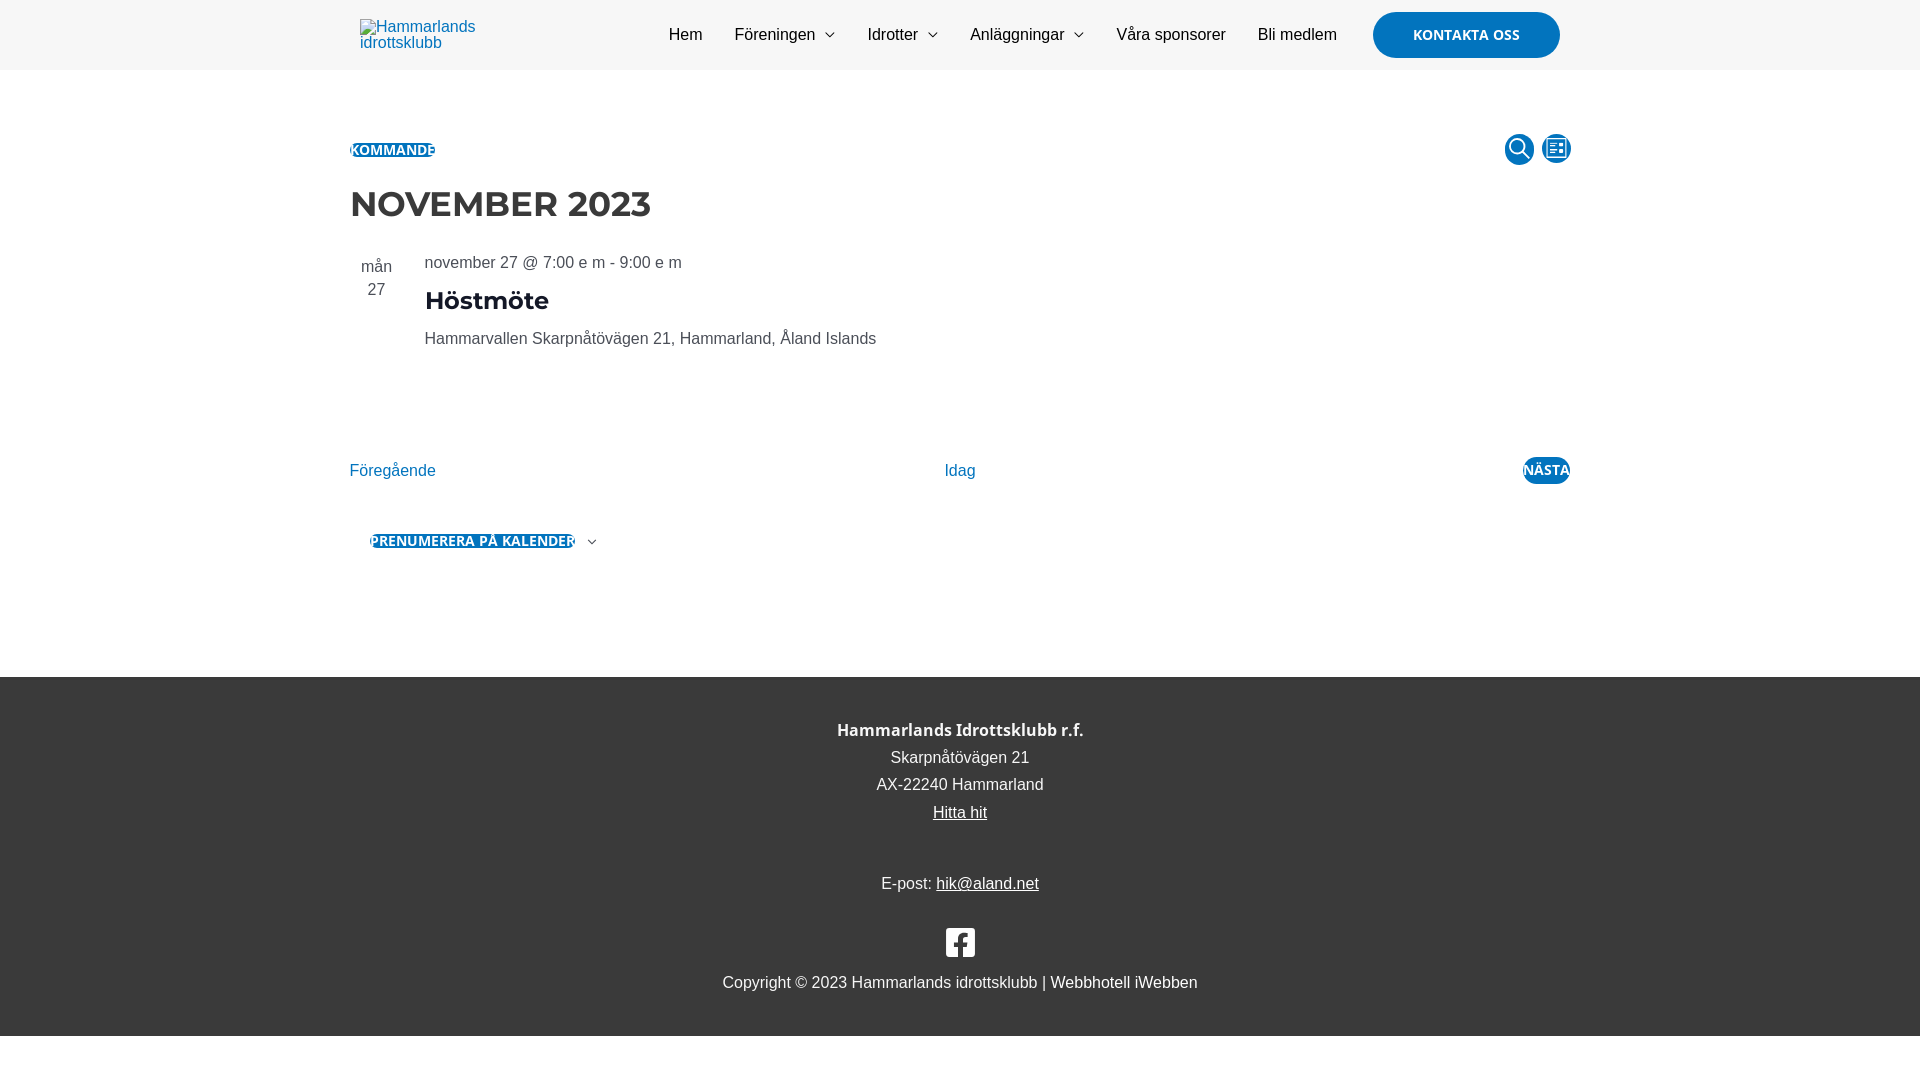 This screenshot has width=1920, height=1080. What do you see at coordinates (686, 34) in the screenshot?
I see `'Hem'` at bounding box center [686, 34].